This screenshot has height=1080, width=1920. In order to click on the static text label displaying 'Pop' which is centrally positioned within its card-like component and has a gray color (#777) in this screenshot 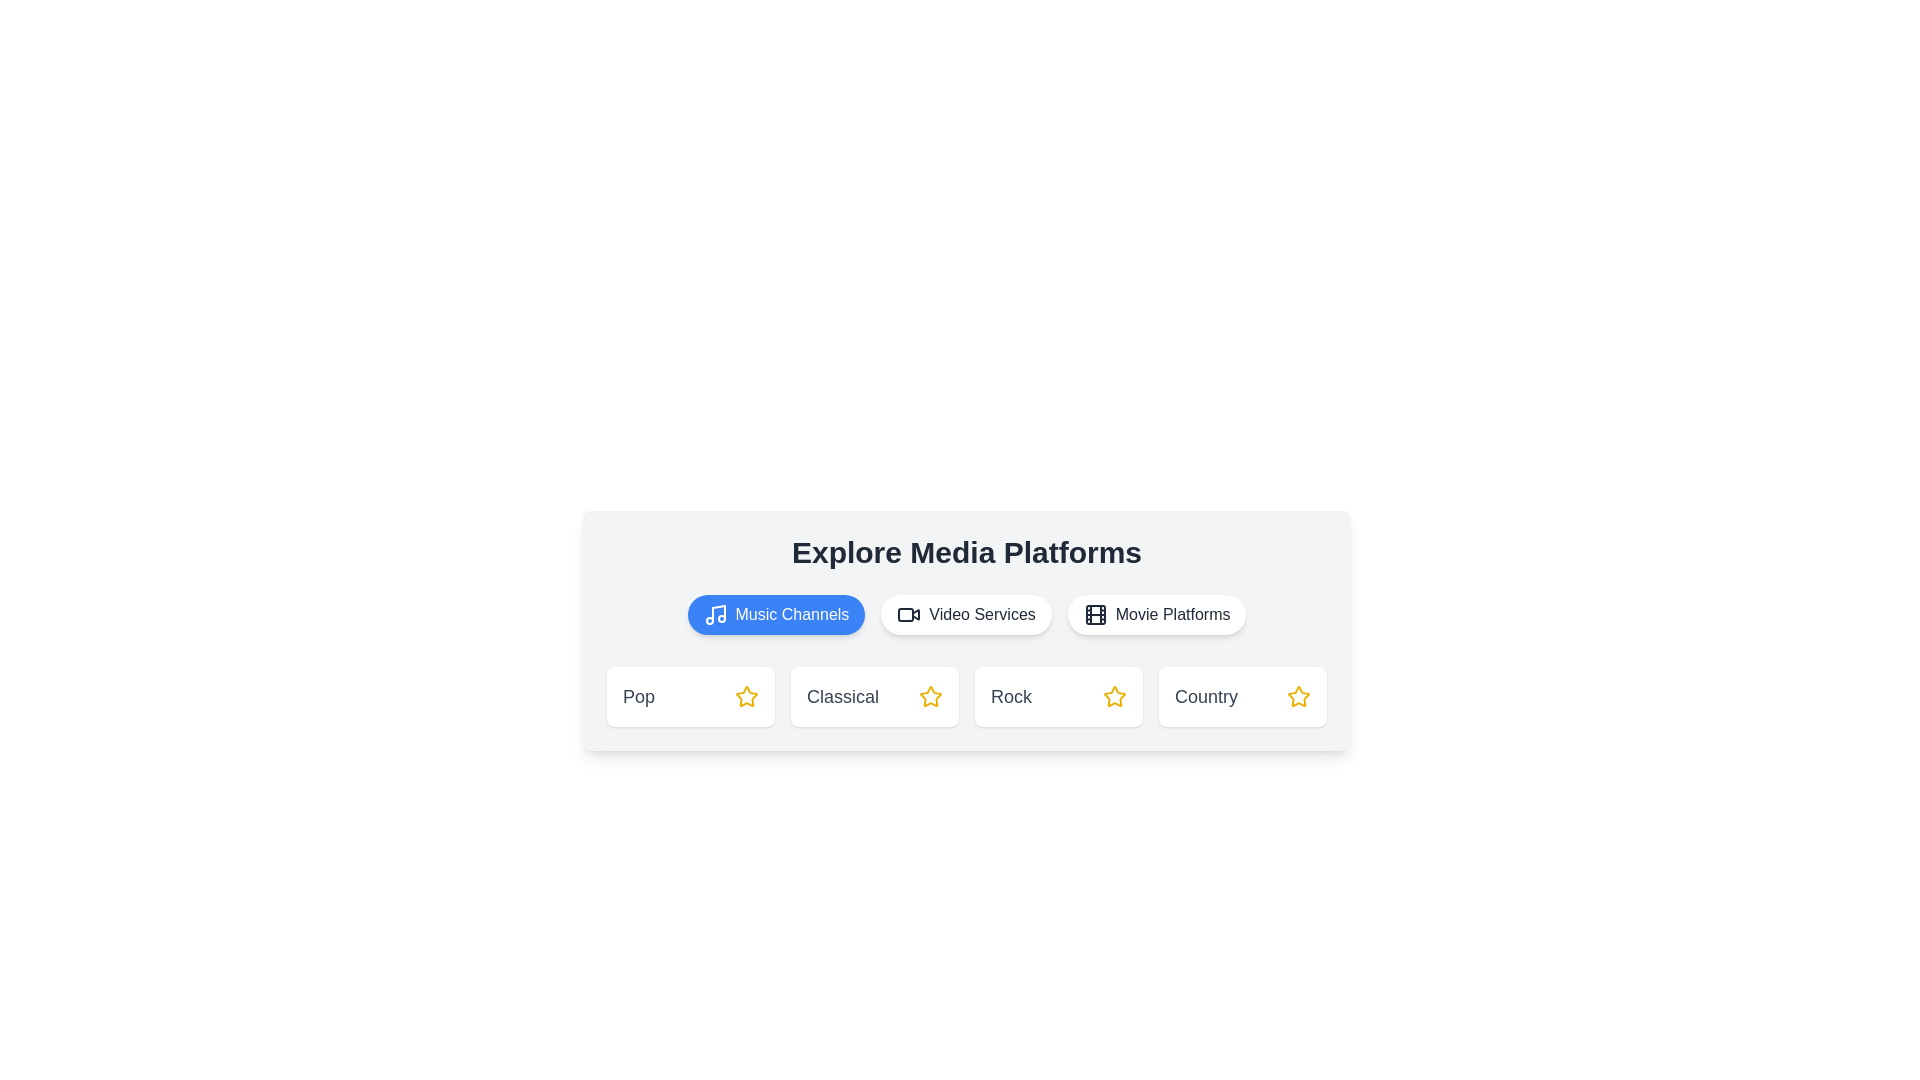, I will do `click(637, 696)`.